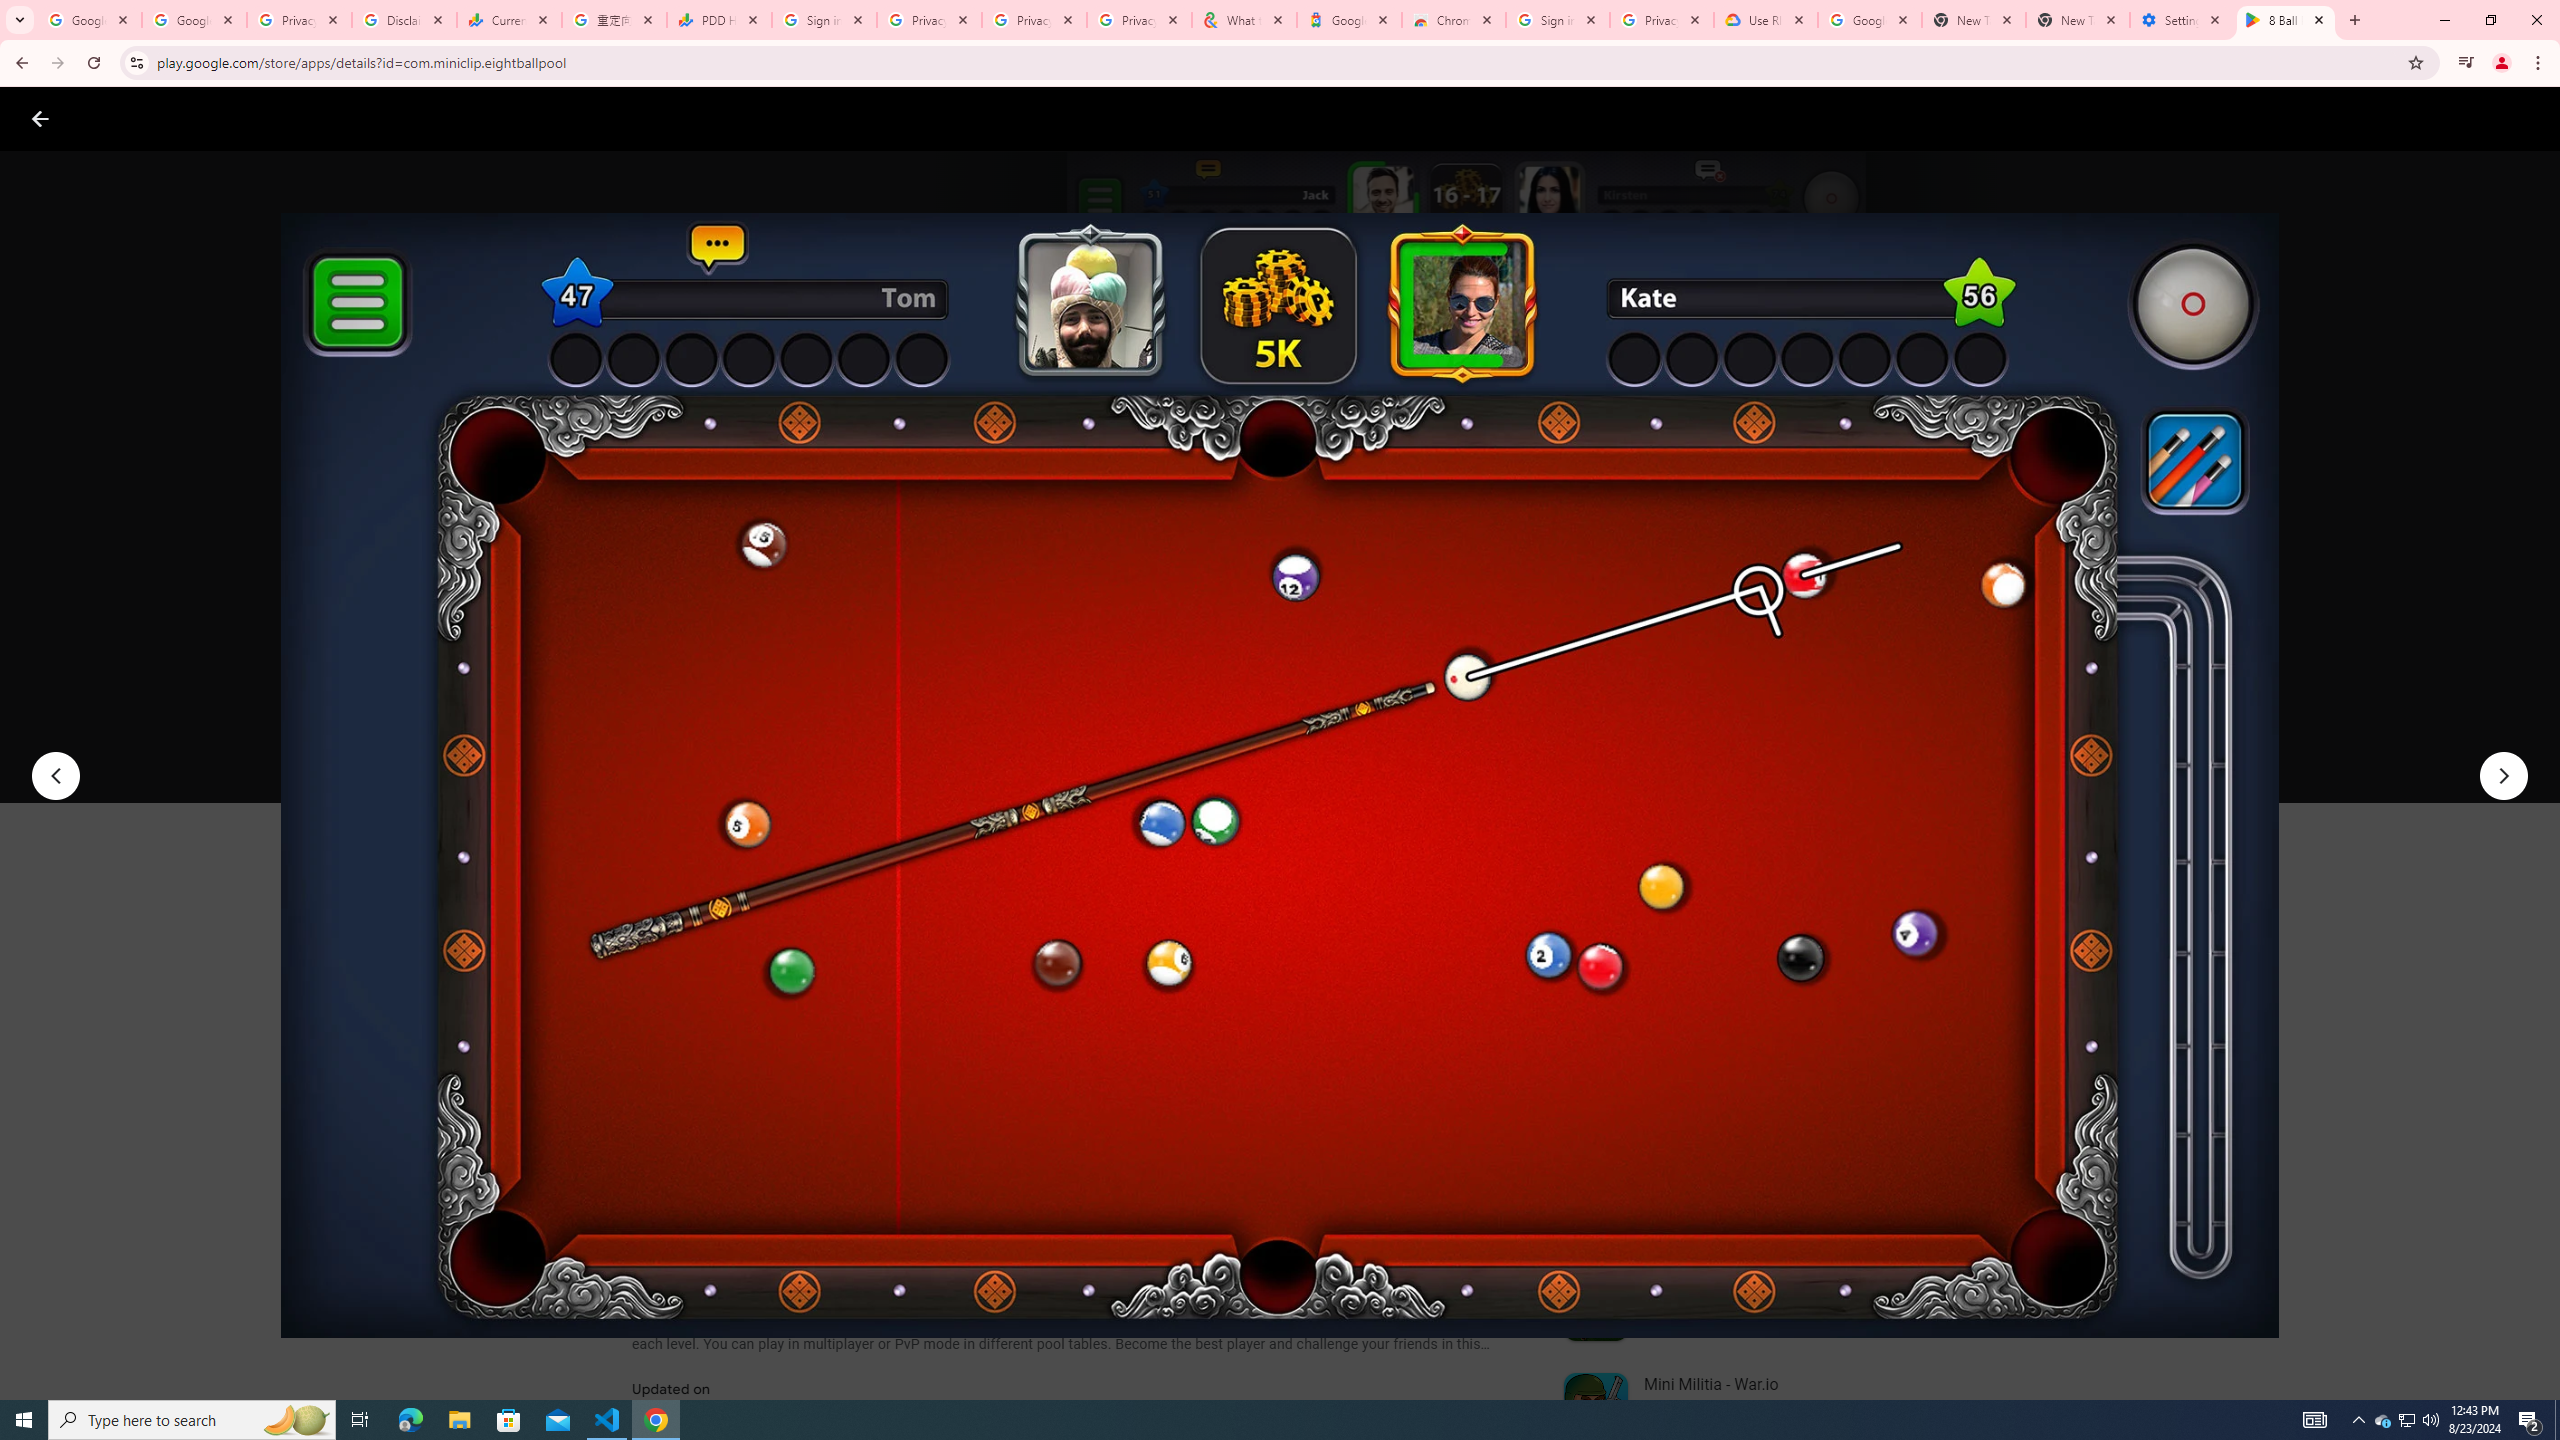  What do you see at coordinates (2078, 19) in the screenshot?
I see `'New Tab'` at bounding box center [2078, 19].